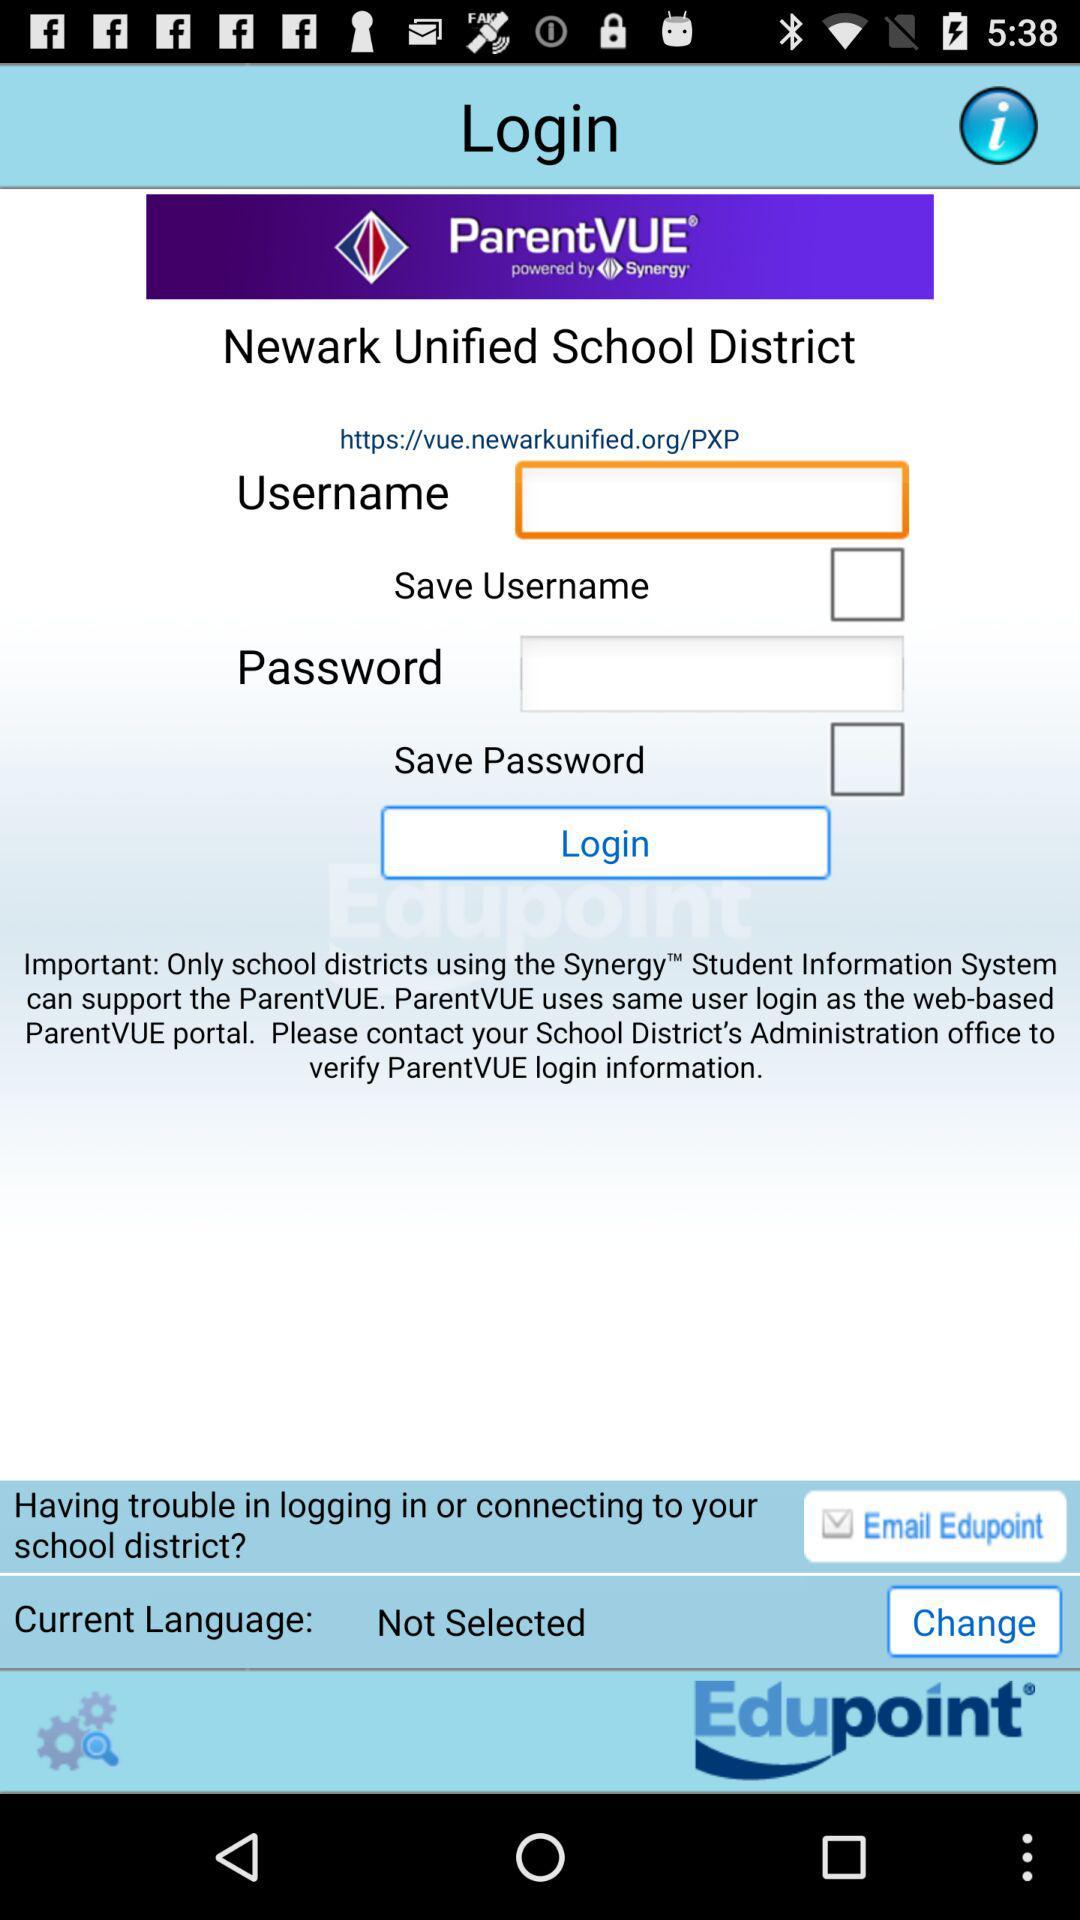 This screenshot has height=1920, width=1080. Describe the element at coordinates (998, 133) in the screenshot. I see `the info icon` at that location.